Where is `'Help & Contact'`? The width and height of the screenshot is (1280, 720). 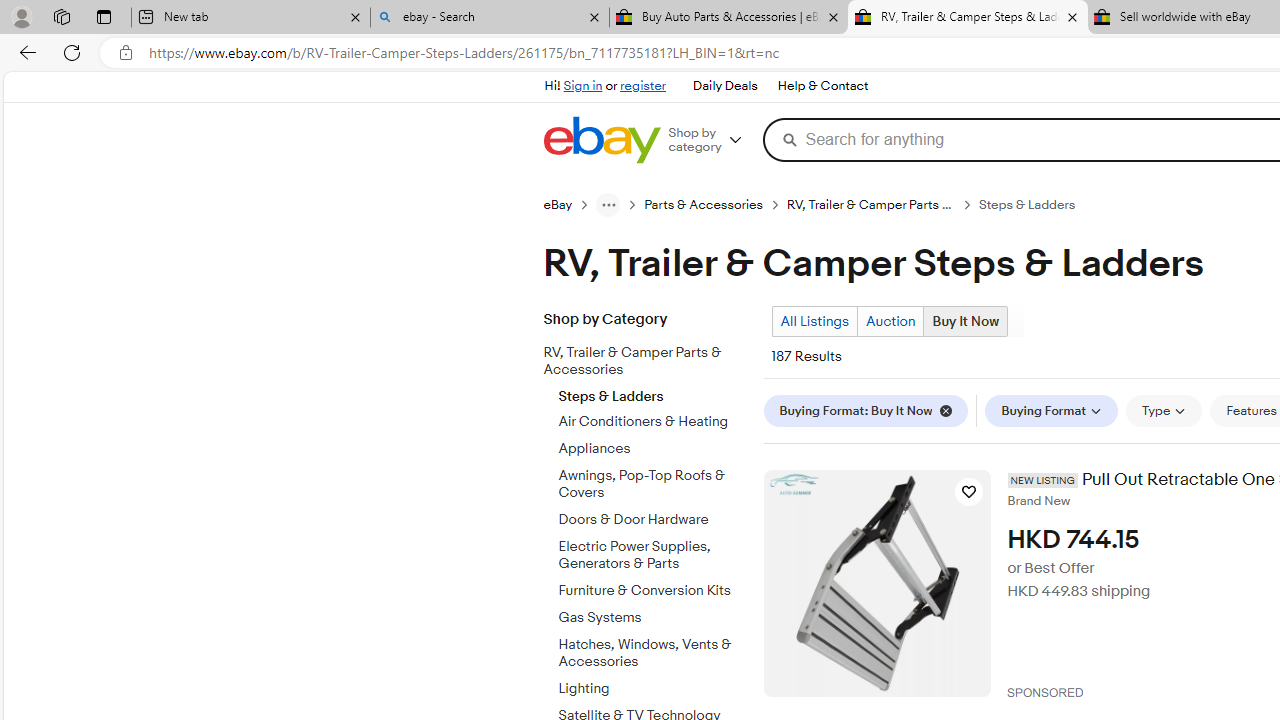
'Help & Contact' is located at coordinates (823, 86).